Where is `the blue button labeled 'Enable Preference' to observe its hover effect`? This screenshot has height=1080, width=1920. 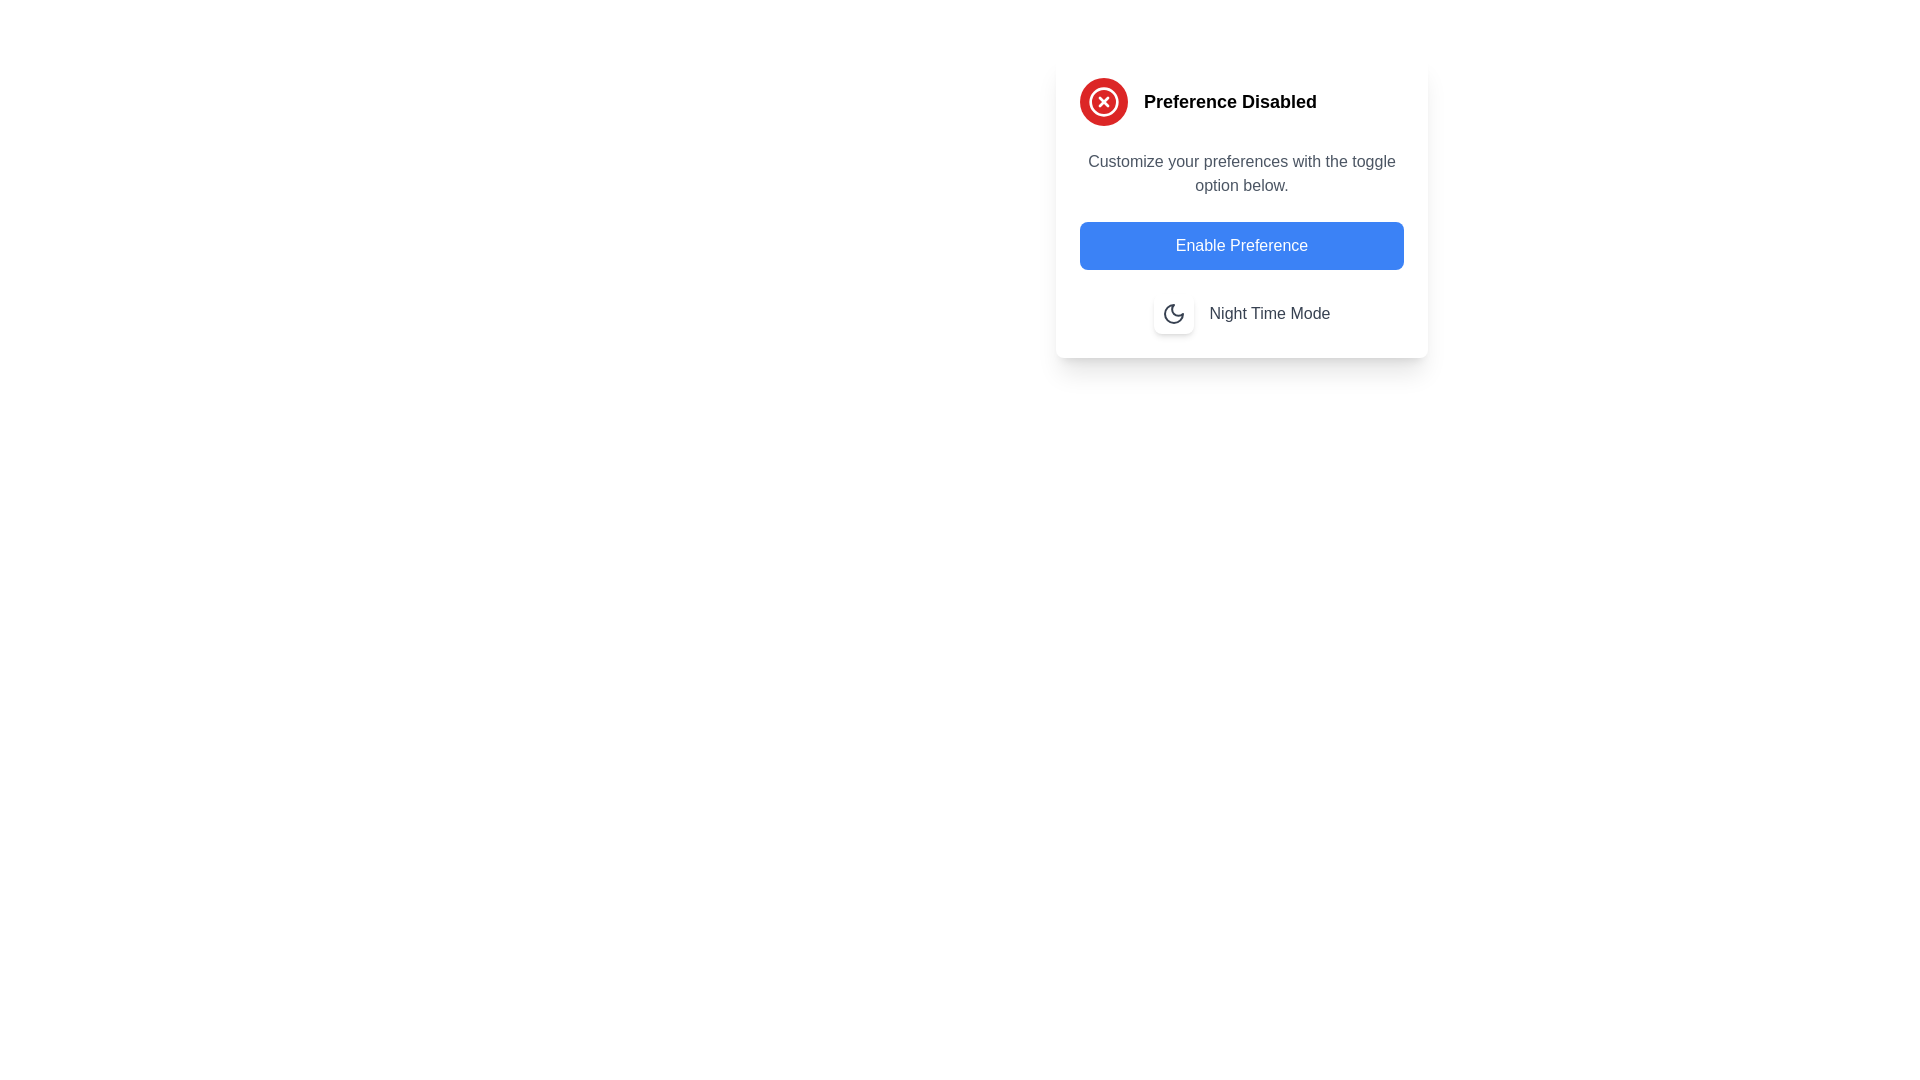 the blue button labeled 'Enable Preference' to observe its hover effect is located at coordinates (1241, 245).